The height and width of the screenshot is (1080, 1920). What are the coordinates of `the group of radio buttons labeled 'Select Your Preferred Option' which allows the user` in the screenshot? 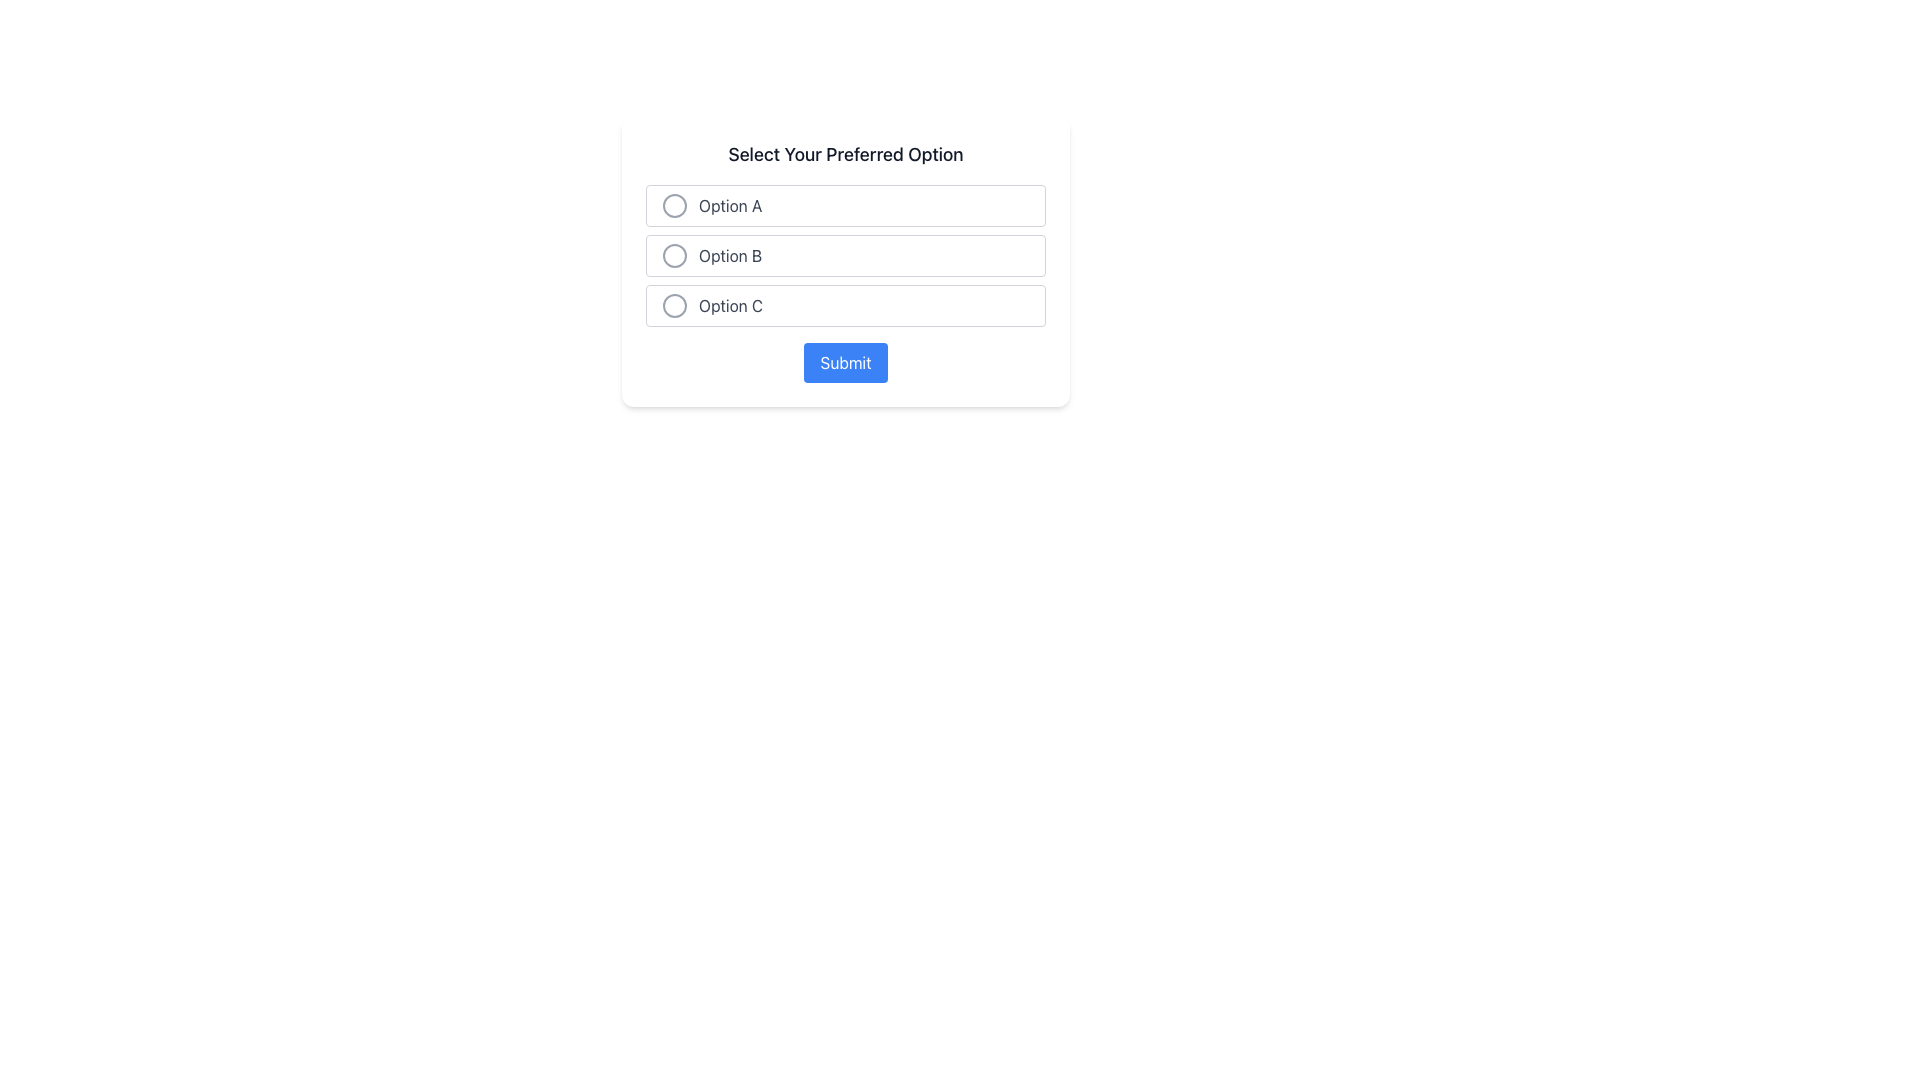 It's located at (845, 254).